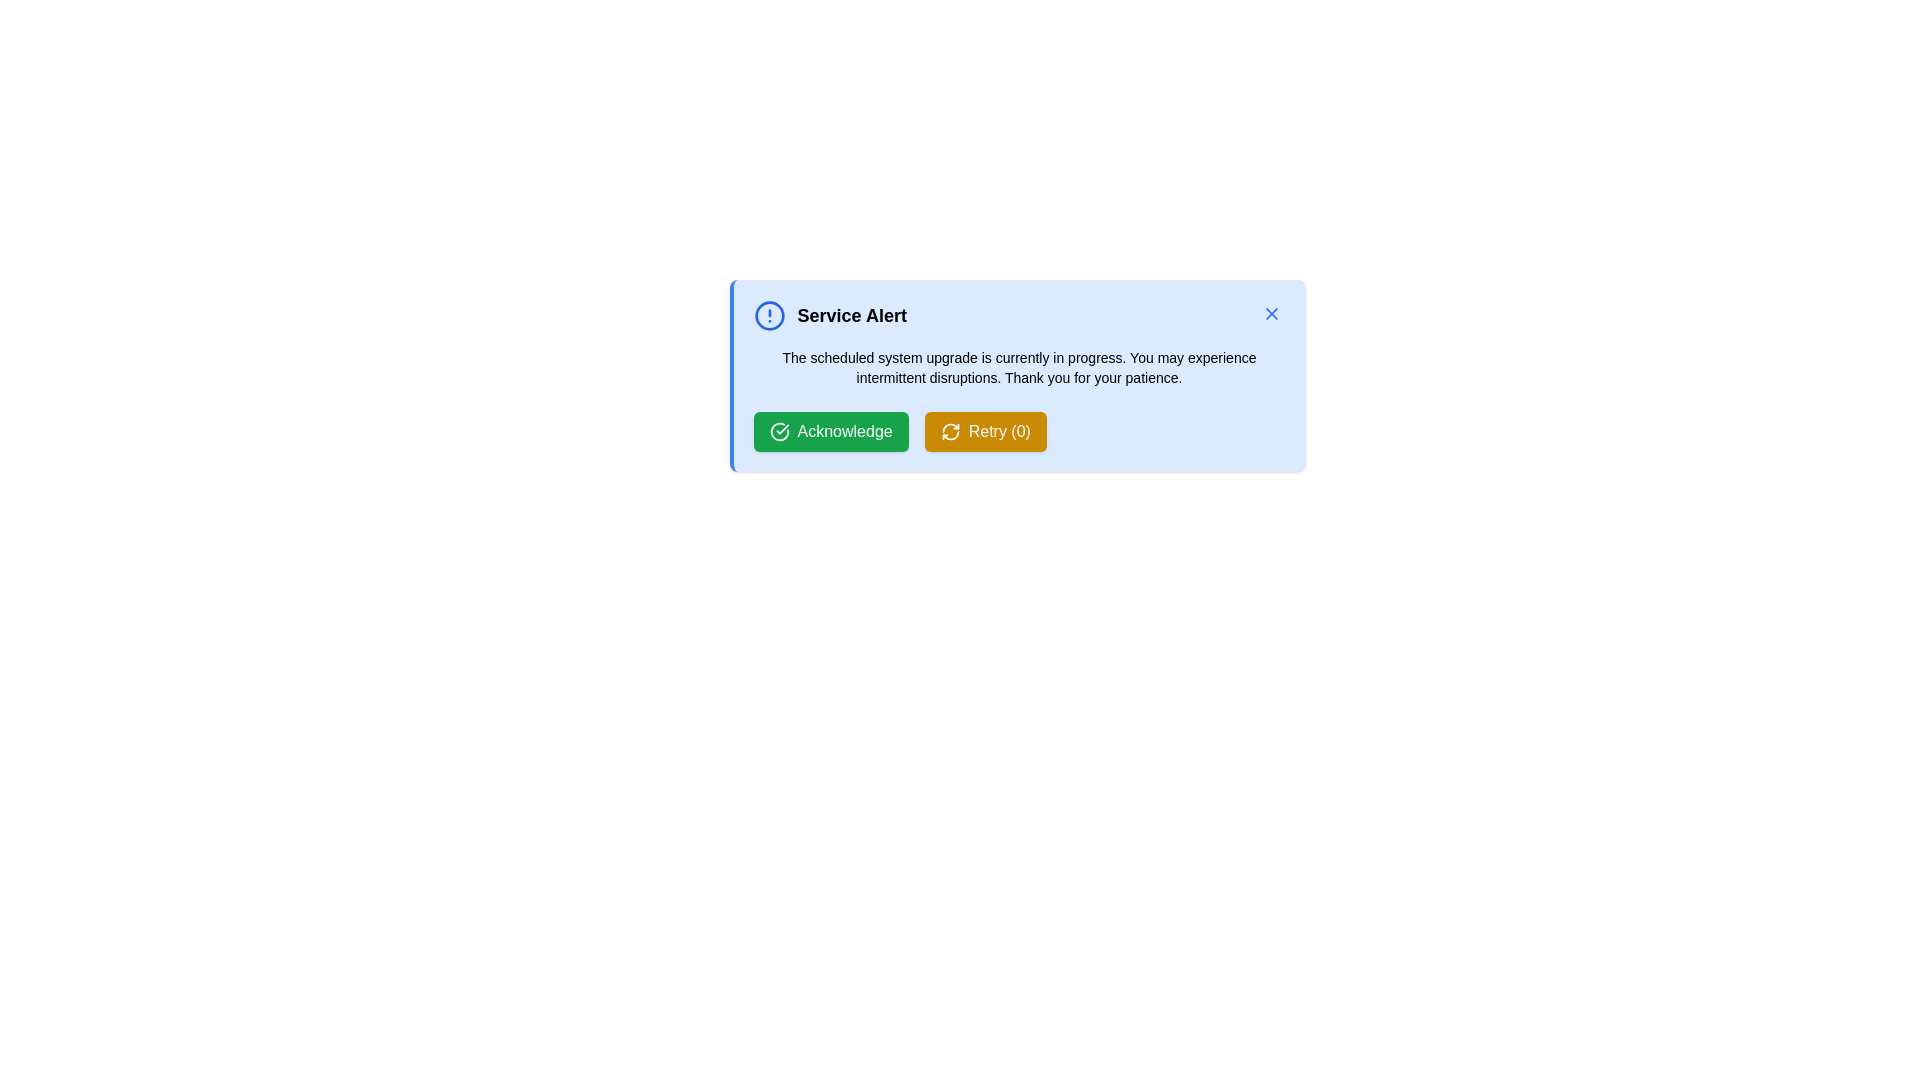 The height and width of the screenshot is (1080, 1920). Describe the element at coordinates (985, 431) in the screenshot. I see `the Retry button to retry the operation` at that location.